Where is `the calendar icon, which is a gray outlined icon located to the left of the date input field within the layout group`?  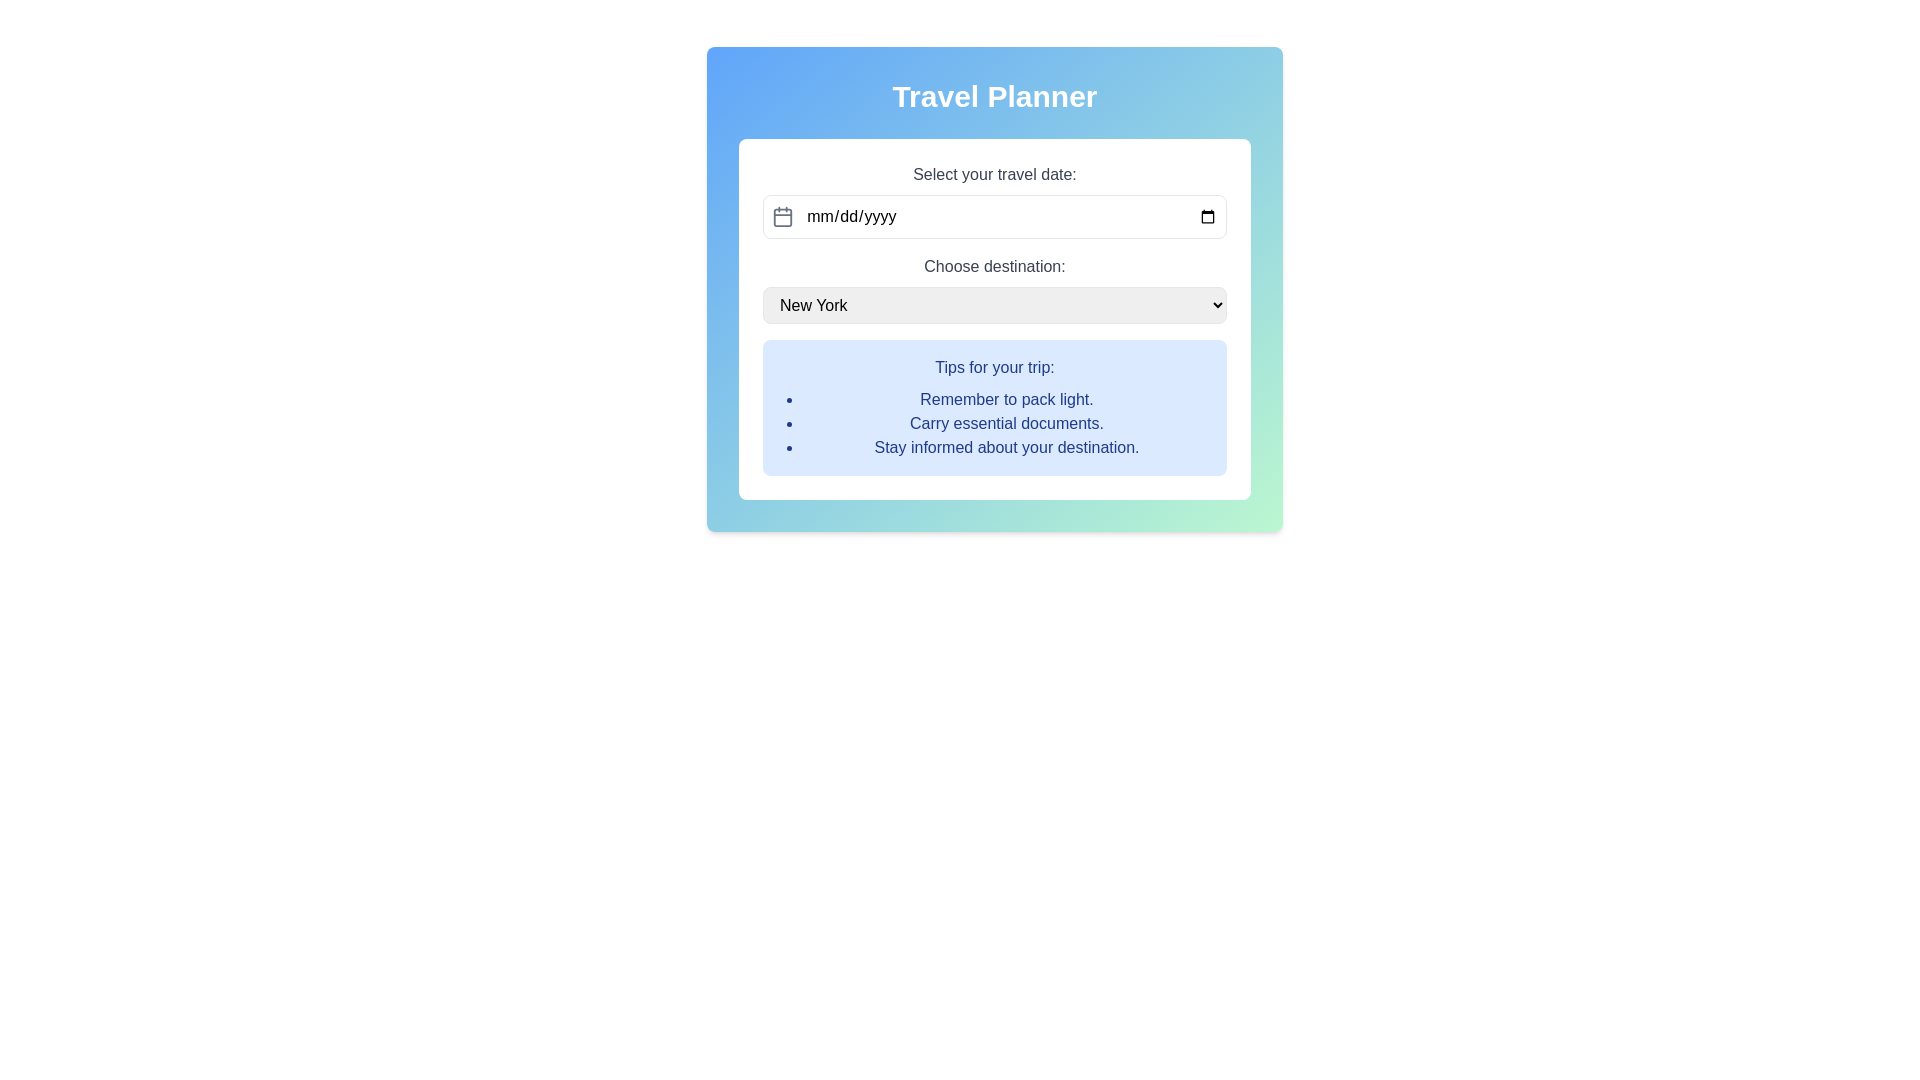 the calendar icon, which is a gray outlined icon located to the left of the date input field within the layout group is located at coordinates (782, 216).